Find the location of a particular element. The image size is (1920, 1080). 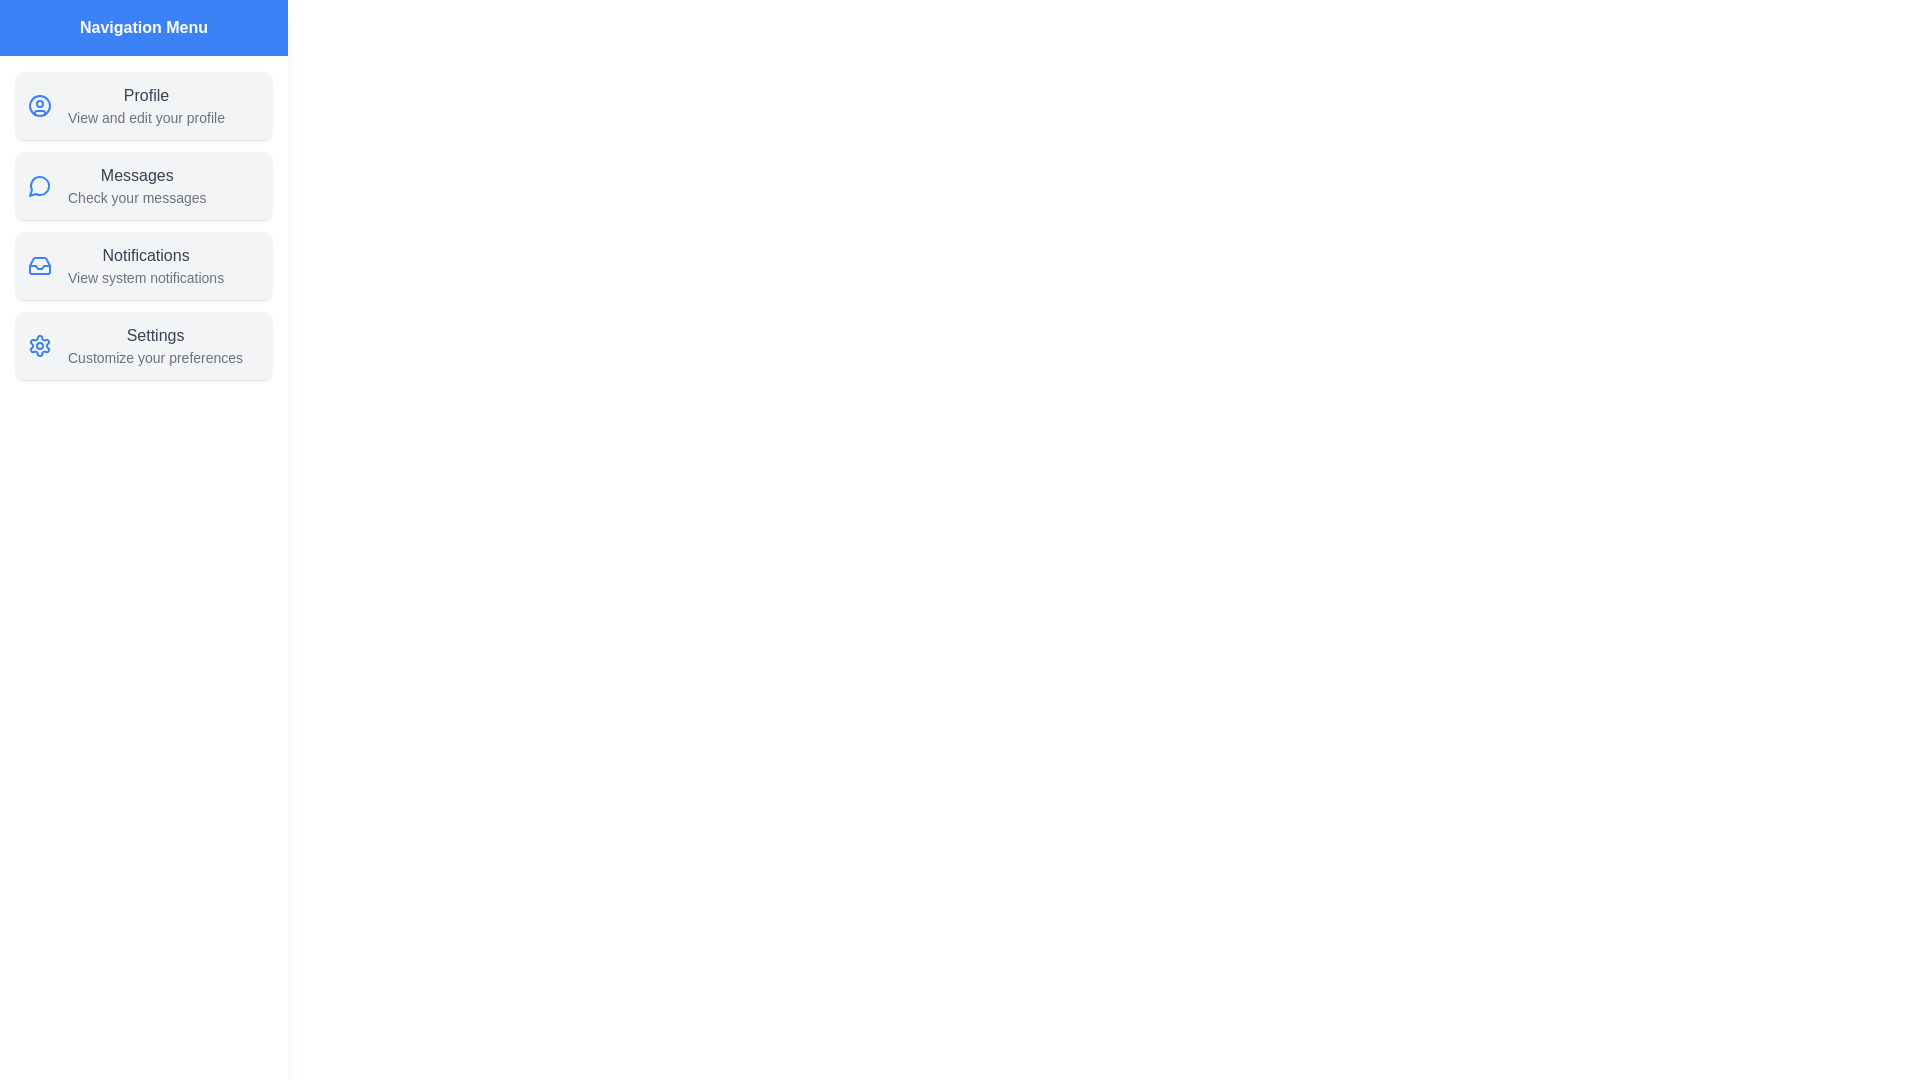

the Settings to view its details is located at coordinates (143, 345).